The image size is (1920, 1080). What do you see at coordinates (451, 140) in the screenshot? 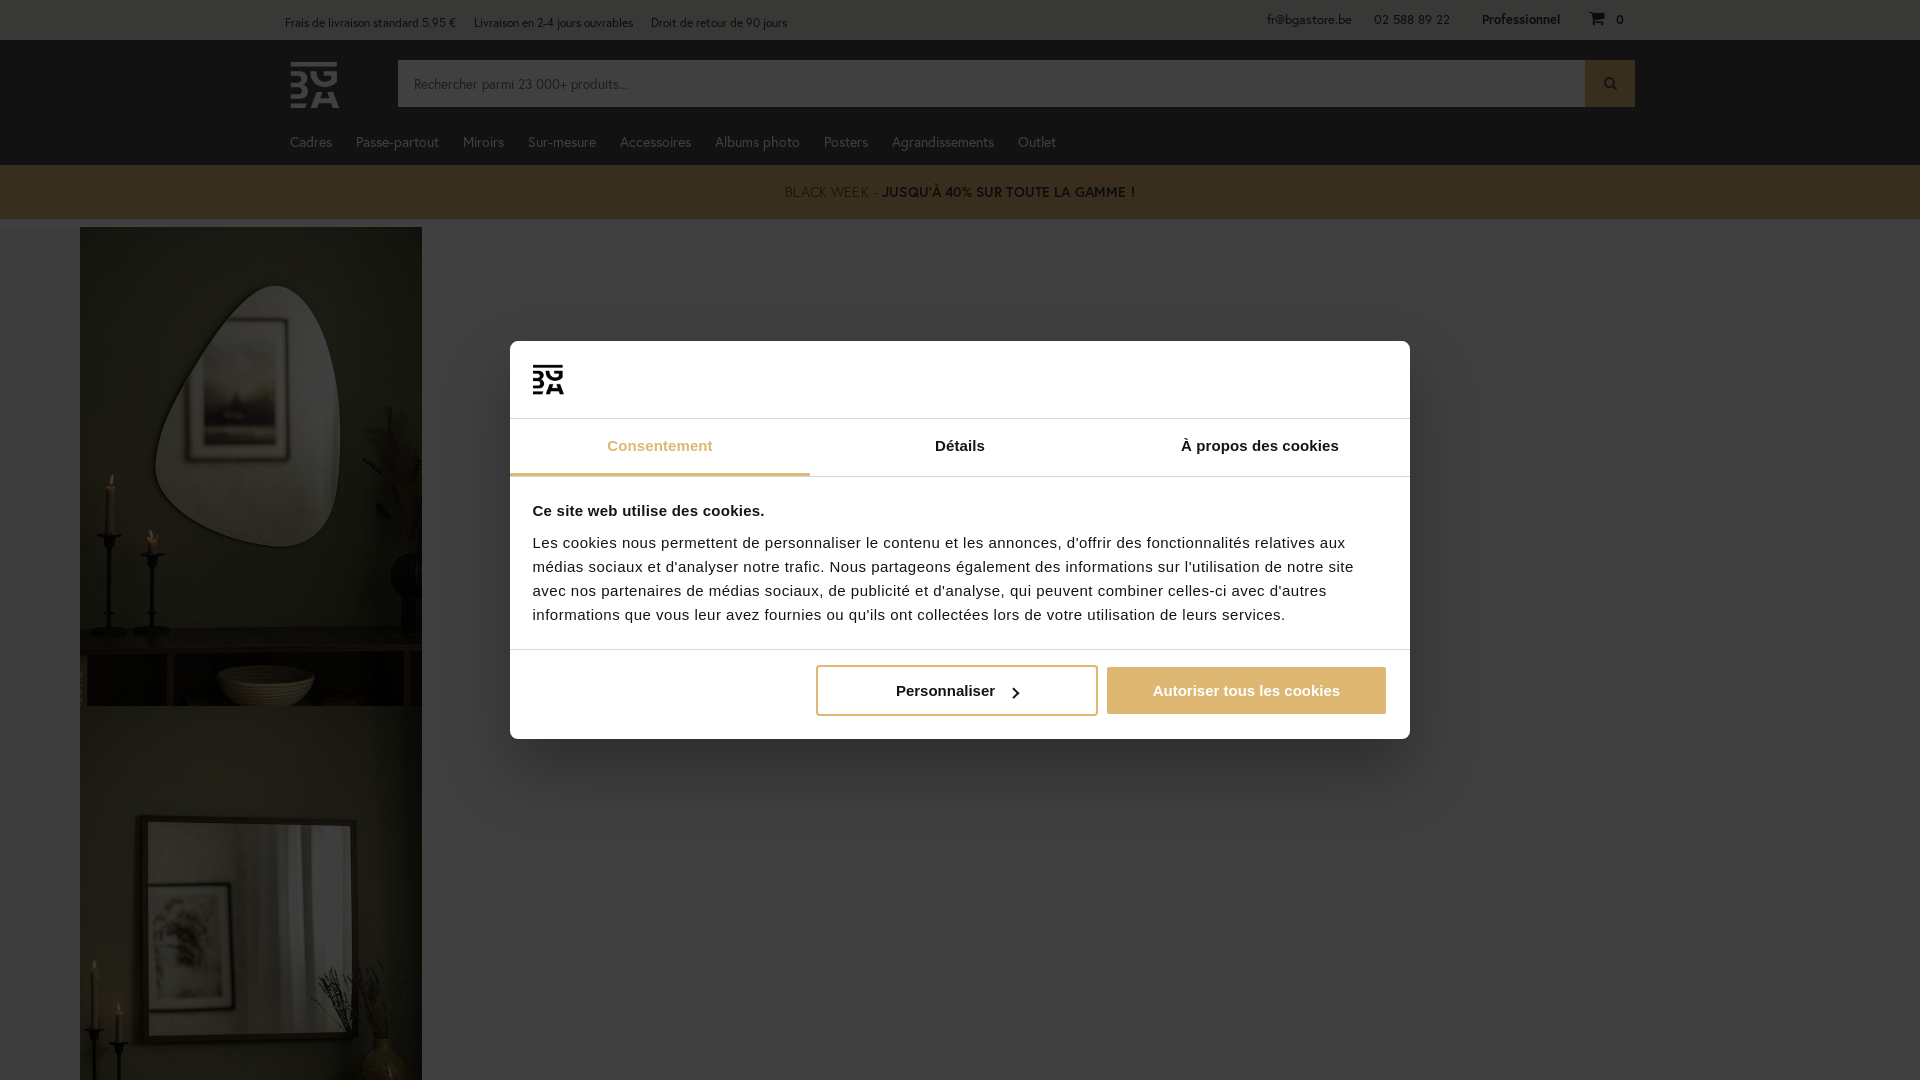
I see `'Miroirs'` at bounding box center [451, 140].